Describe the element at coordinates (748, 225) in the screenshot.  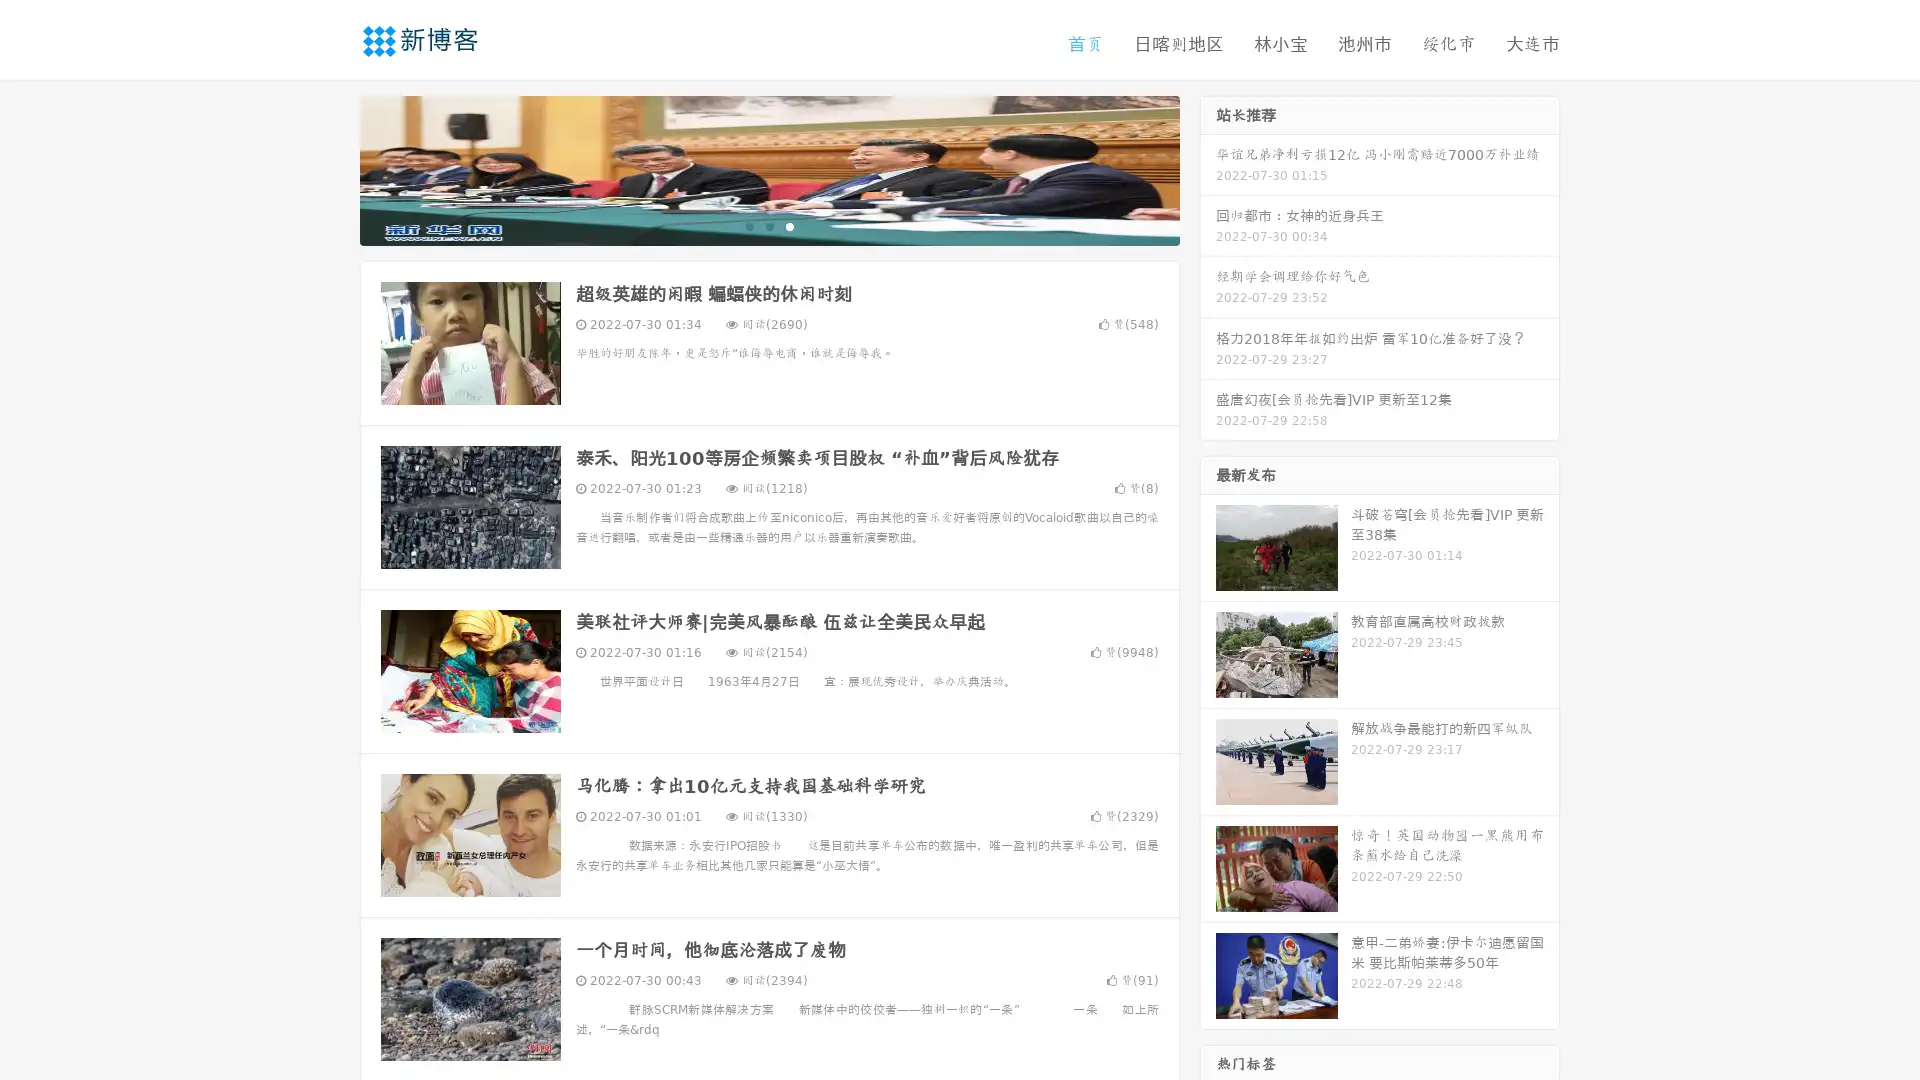
I see `Go to slide 1` at that location.